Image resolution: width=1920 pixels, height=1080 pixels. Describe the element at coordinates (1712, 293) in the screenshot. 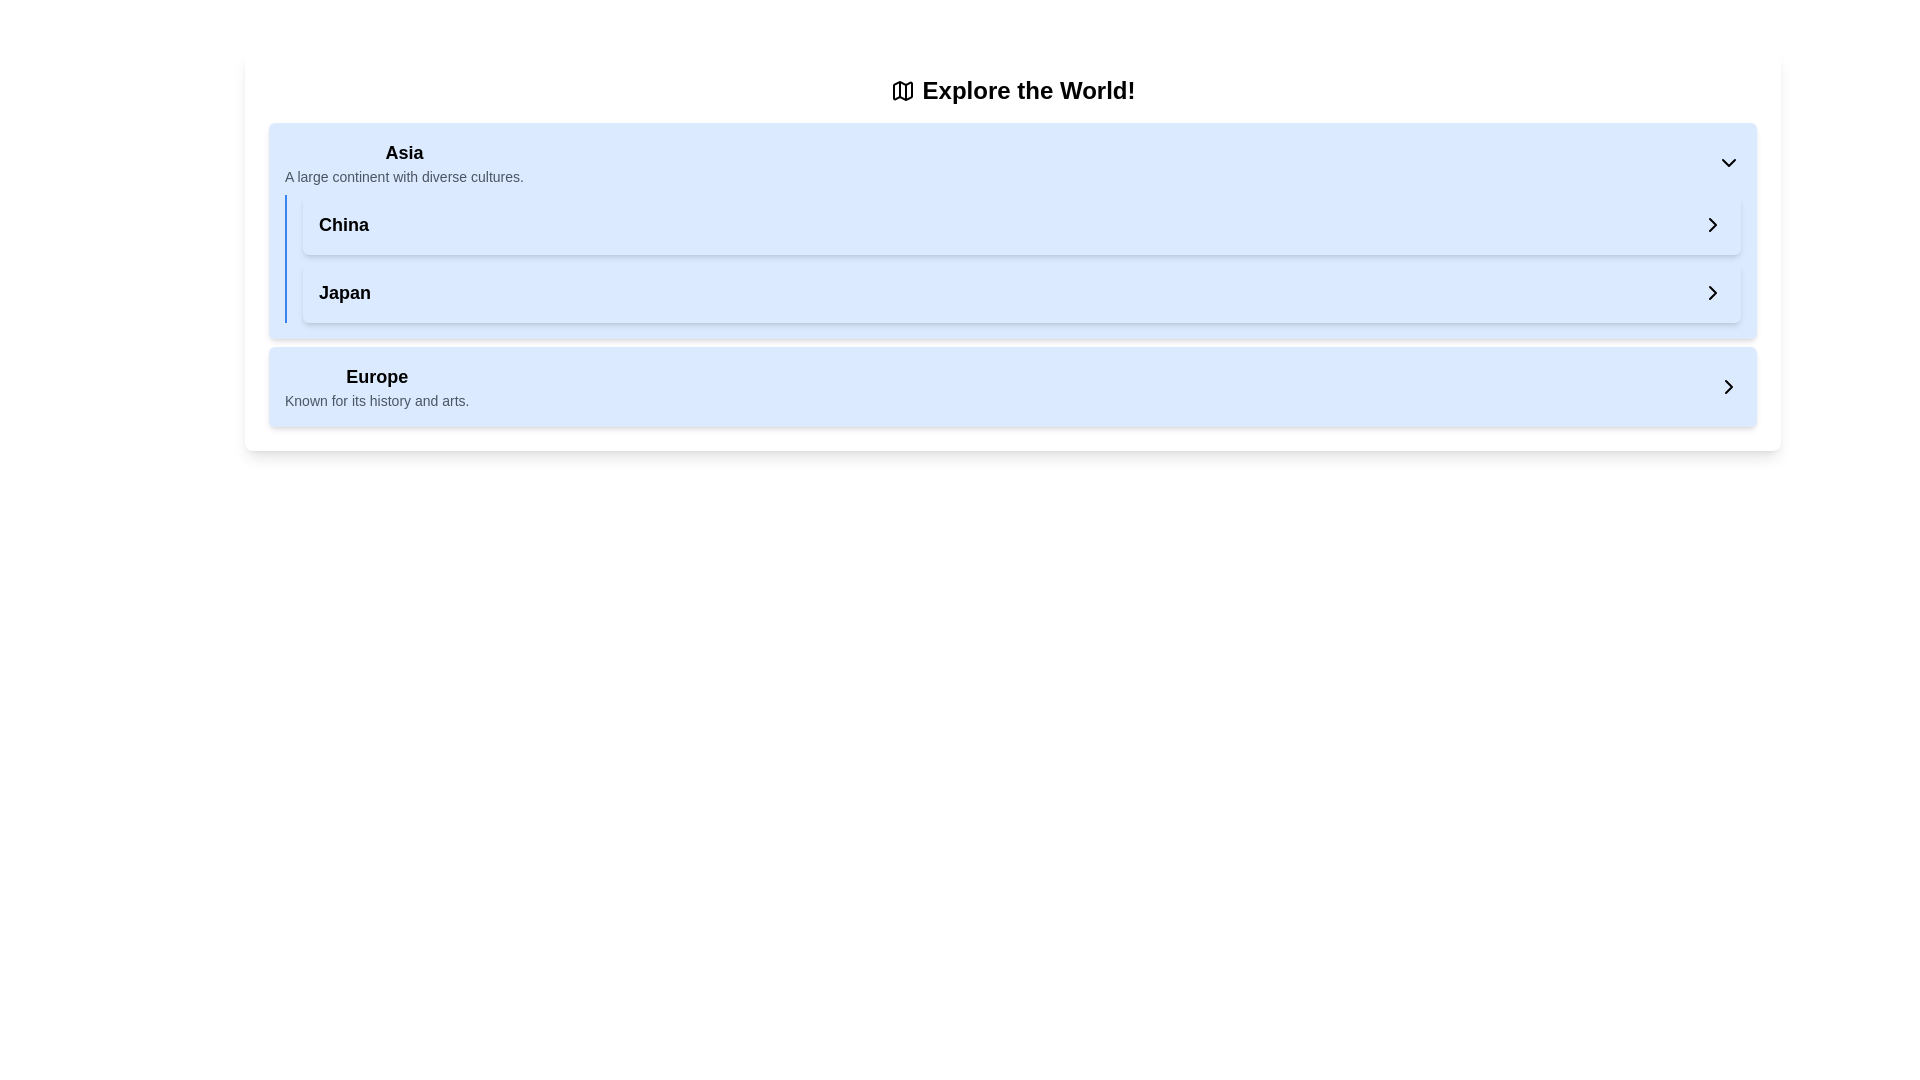

I see `the right-pointing chevron icon, which is styled with a black color and thin stroke, located to the far right of the 'Japan' label in the list-like component, to initiate navigation` at that location.